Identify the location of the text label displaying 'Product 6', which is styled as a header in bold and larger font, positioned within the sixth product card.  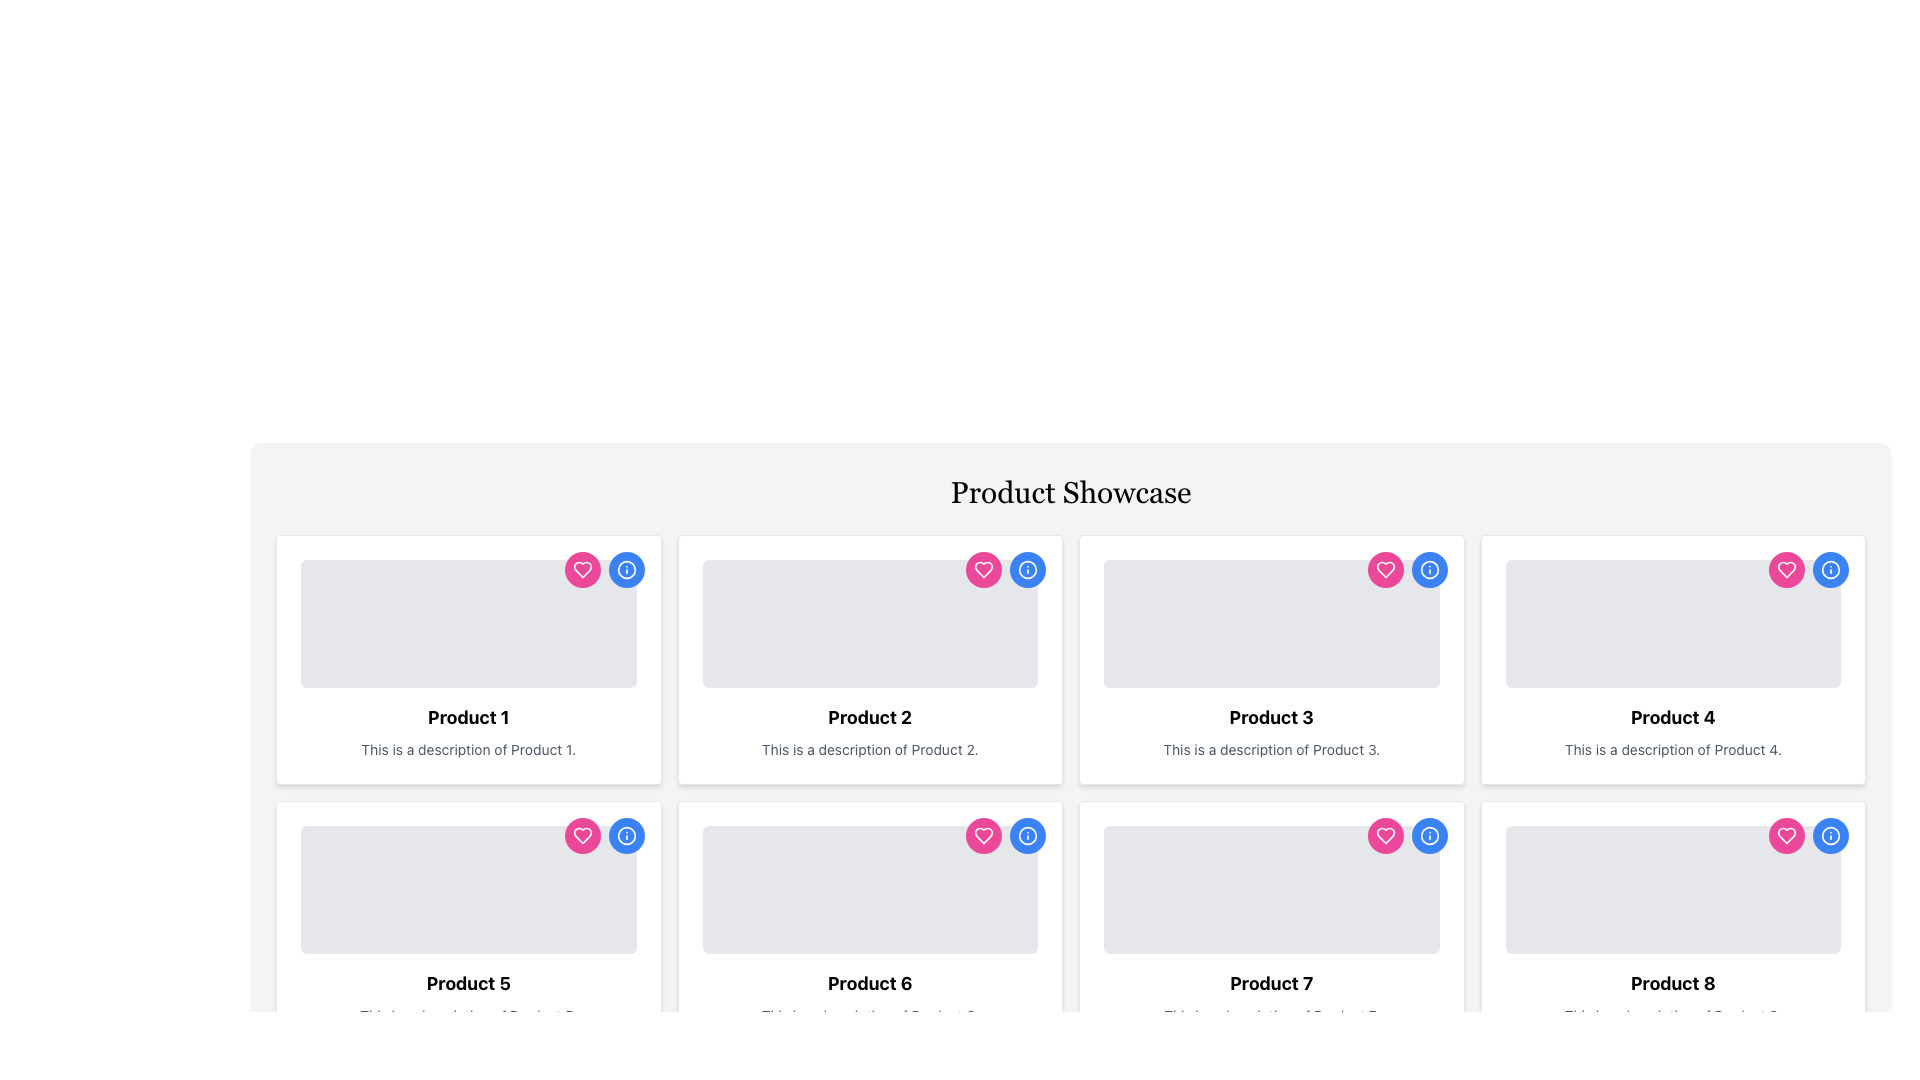
(870, 982).